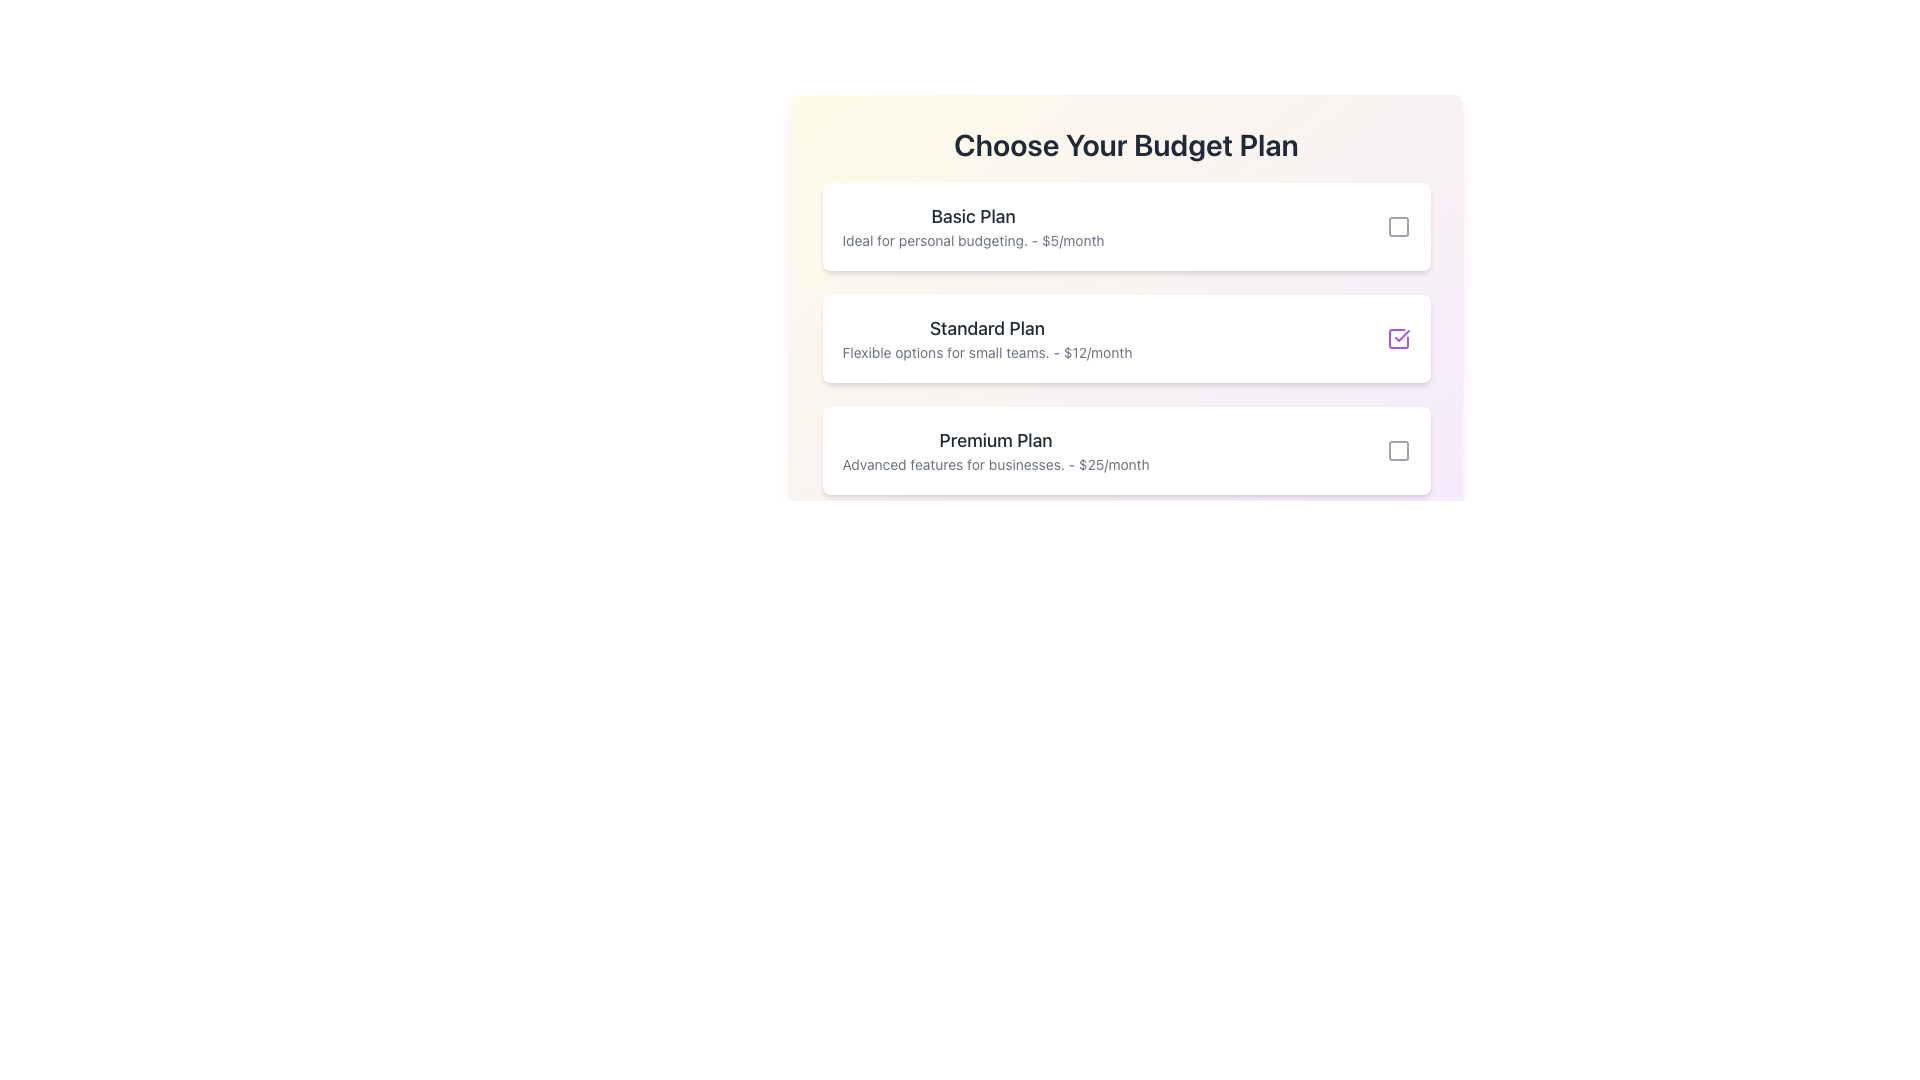  What do you see at coordinates (1397, 226) in the screenshot?
I see `the SVG rectangle element that visually indicates the selection or status of the 'Basic Plan'` at bounding box center [1397, 226].